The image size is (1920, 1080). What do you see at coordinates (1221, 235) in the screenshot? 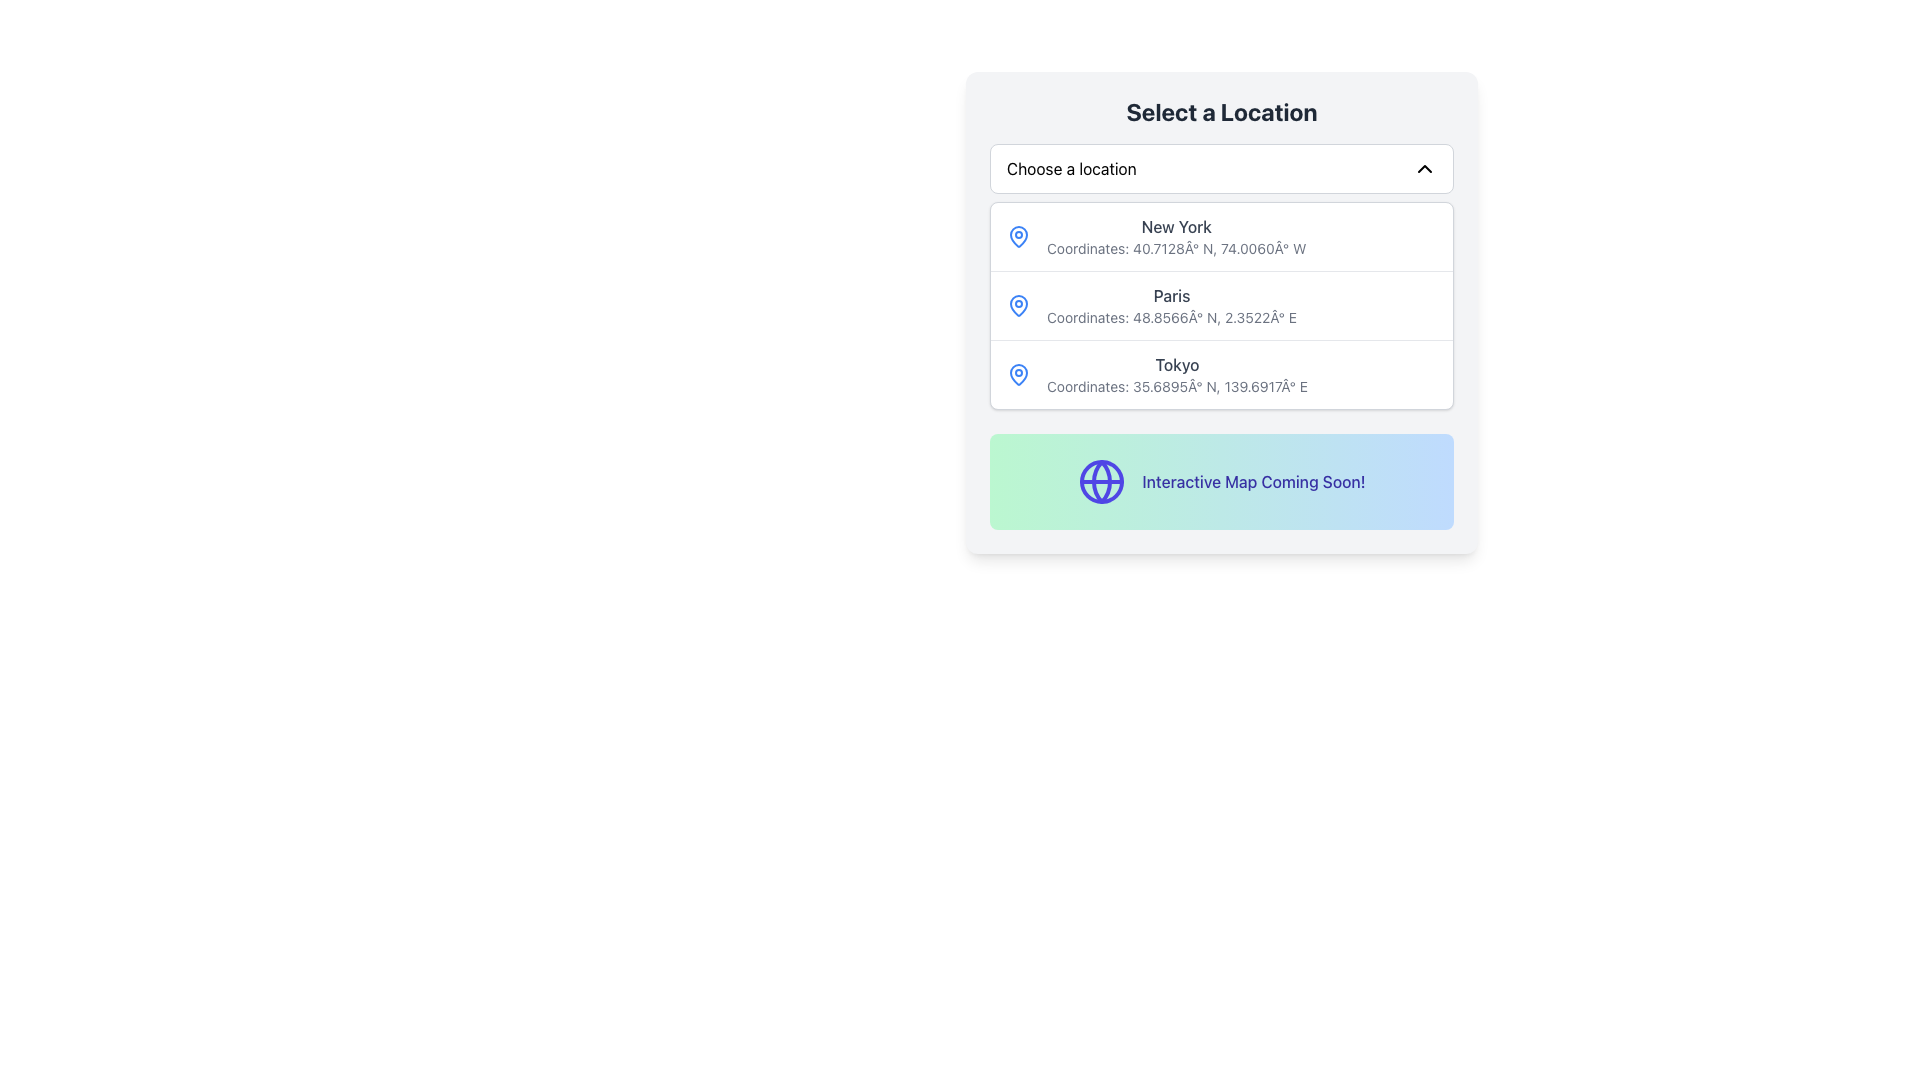
I see `the selectable location option for 'New York'` at bounding box center [1221, 235].